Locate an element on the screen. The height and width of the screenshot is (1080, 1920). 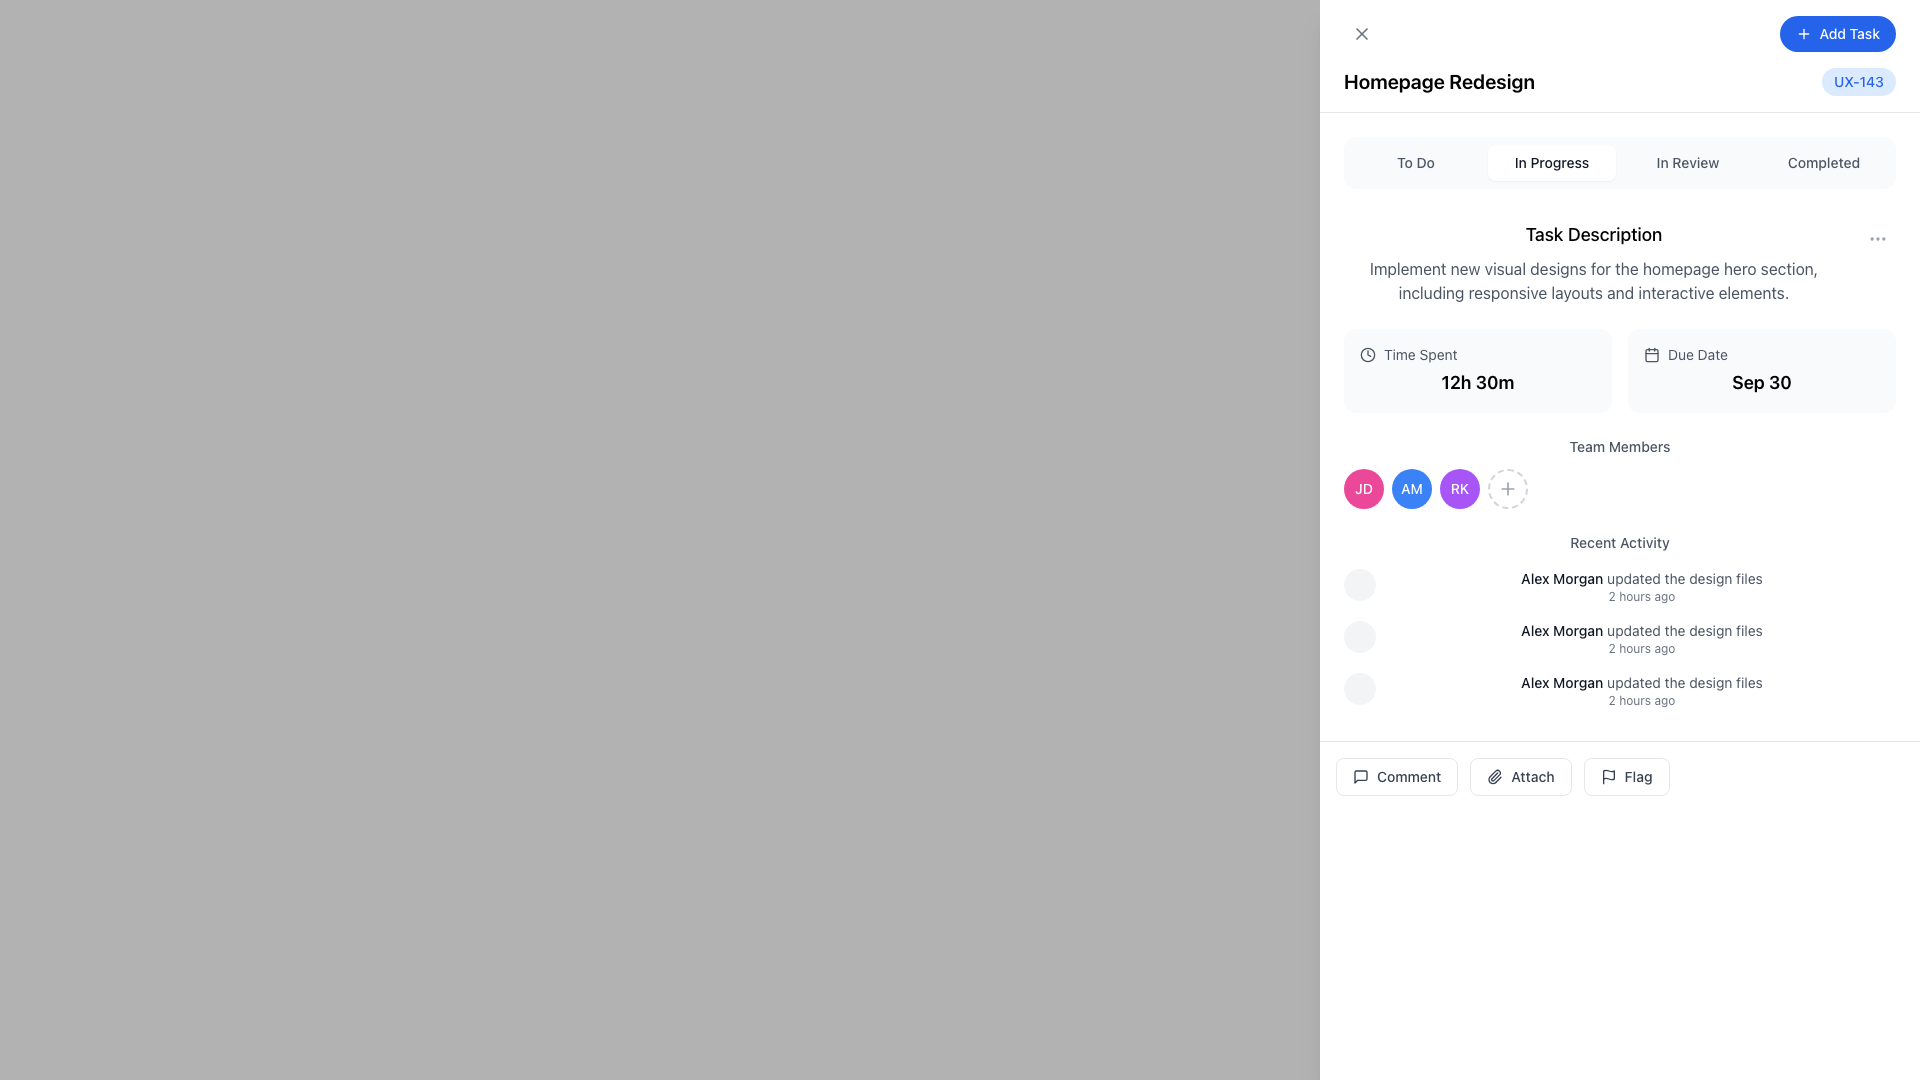
the minimalist speech bubble icon located in the lower part of the interface is located at coordinates (1360, 775).